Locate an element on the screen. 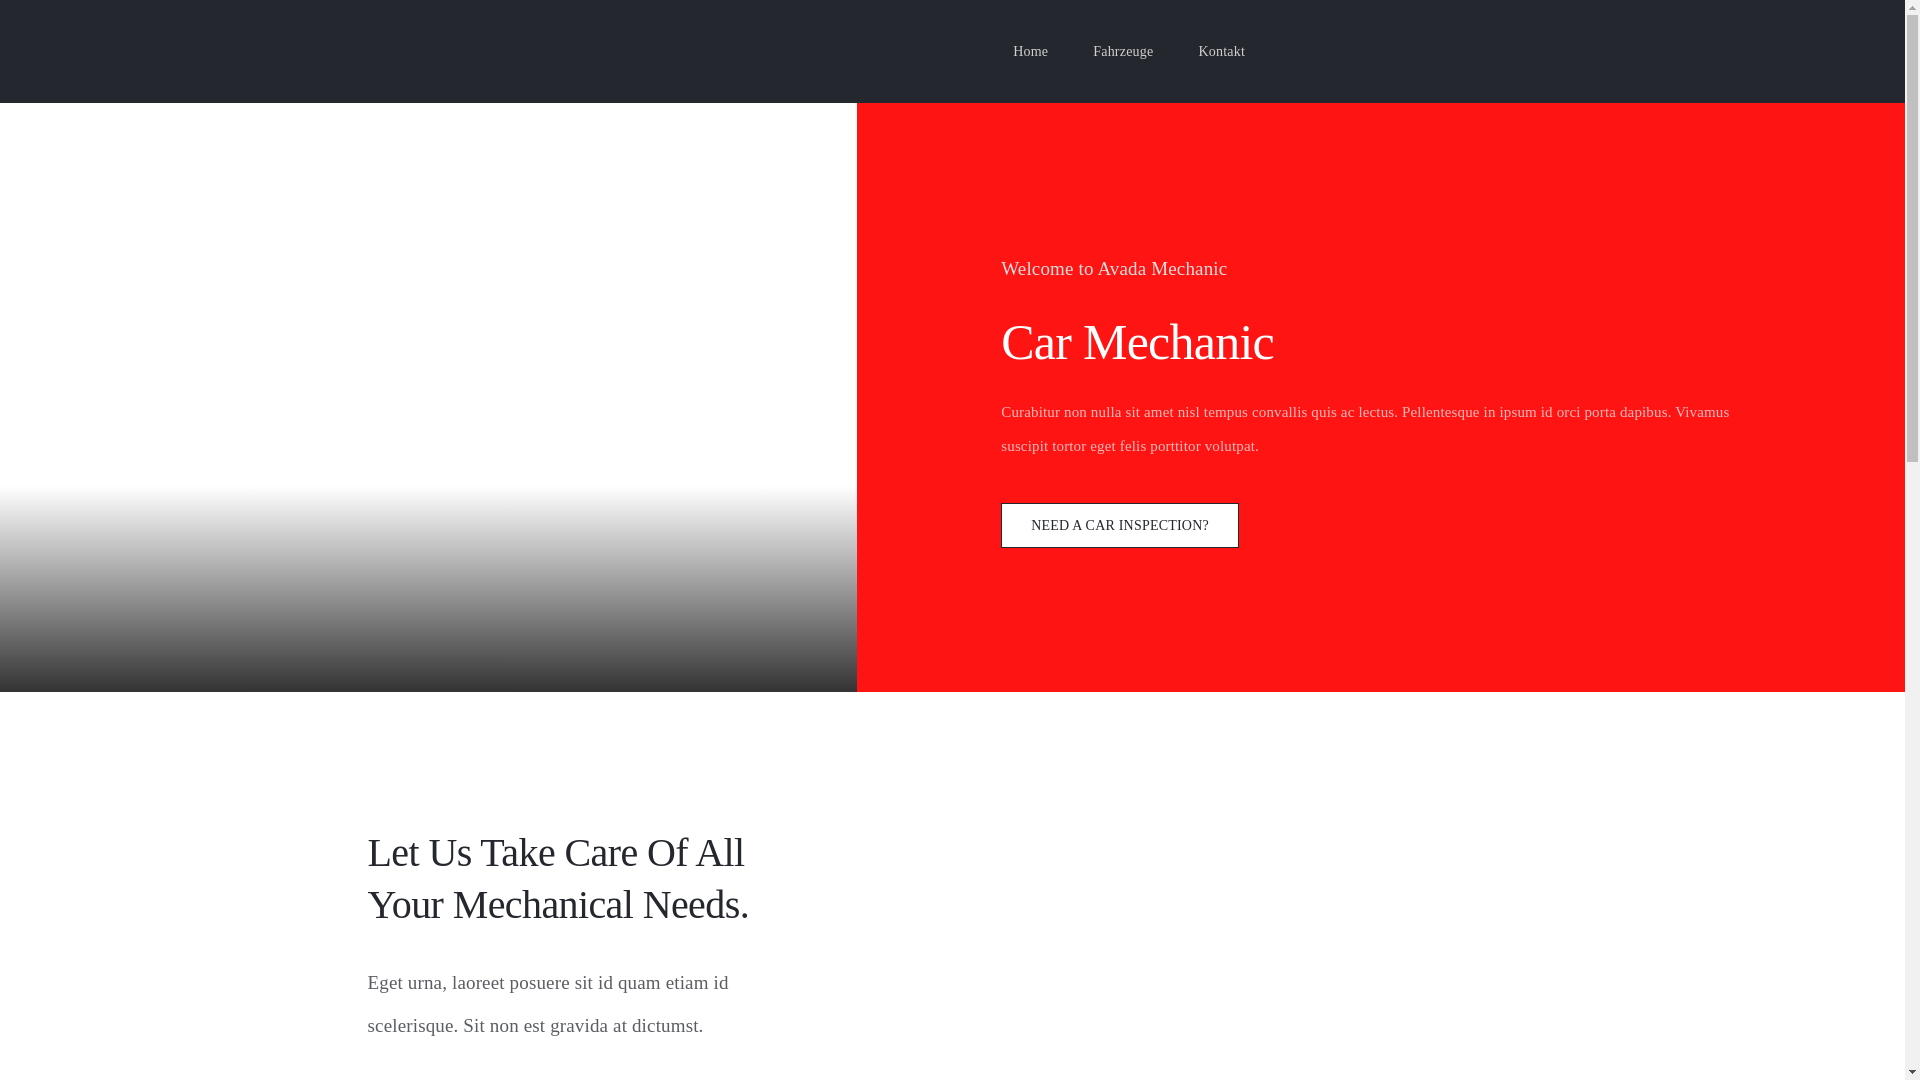 Image resolution: width=1920 pixels, height=1080 pixels. 'NEED A CAR INSPECTION?' is located at coordinates (1118, 524).